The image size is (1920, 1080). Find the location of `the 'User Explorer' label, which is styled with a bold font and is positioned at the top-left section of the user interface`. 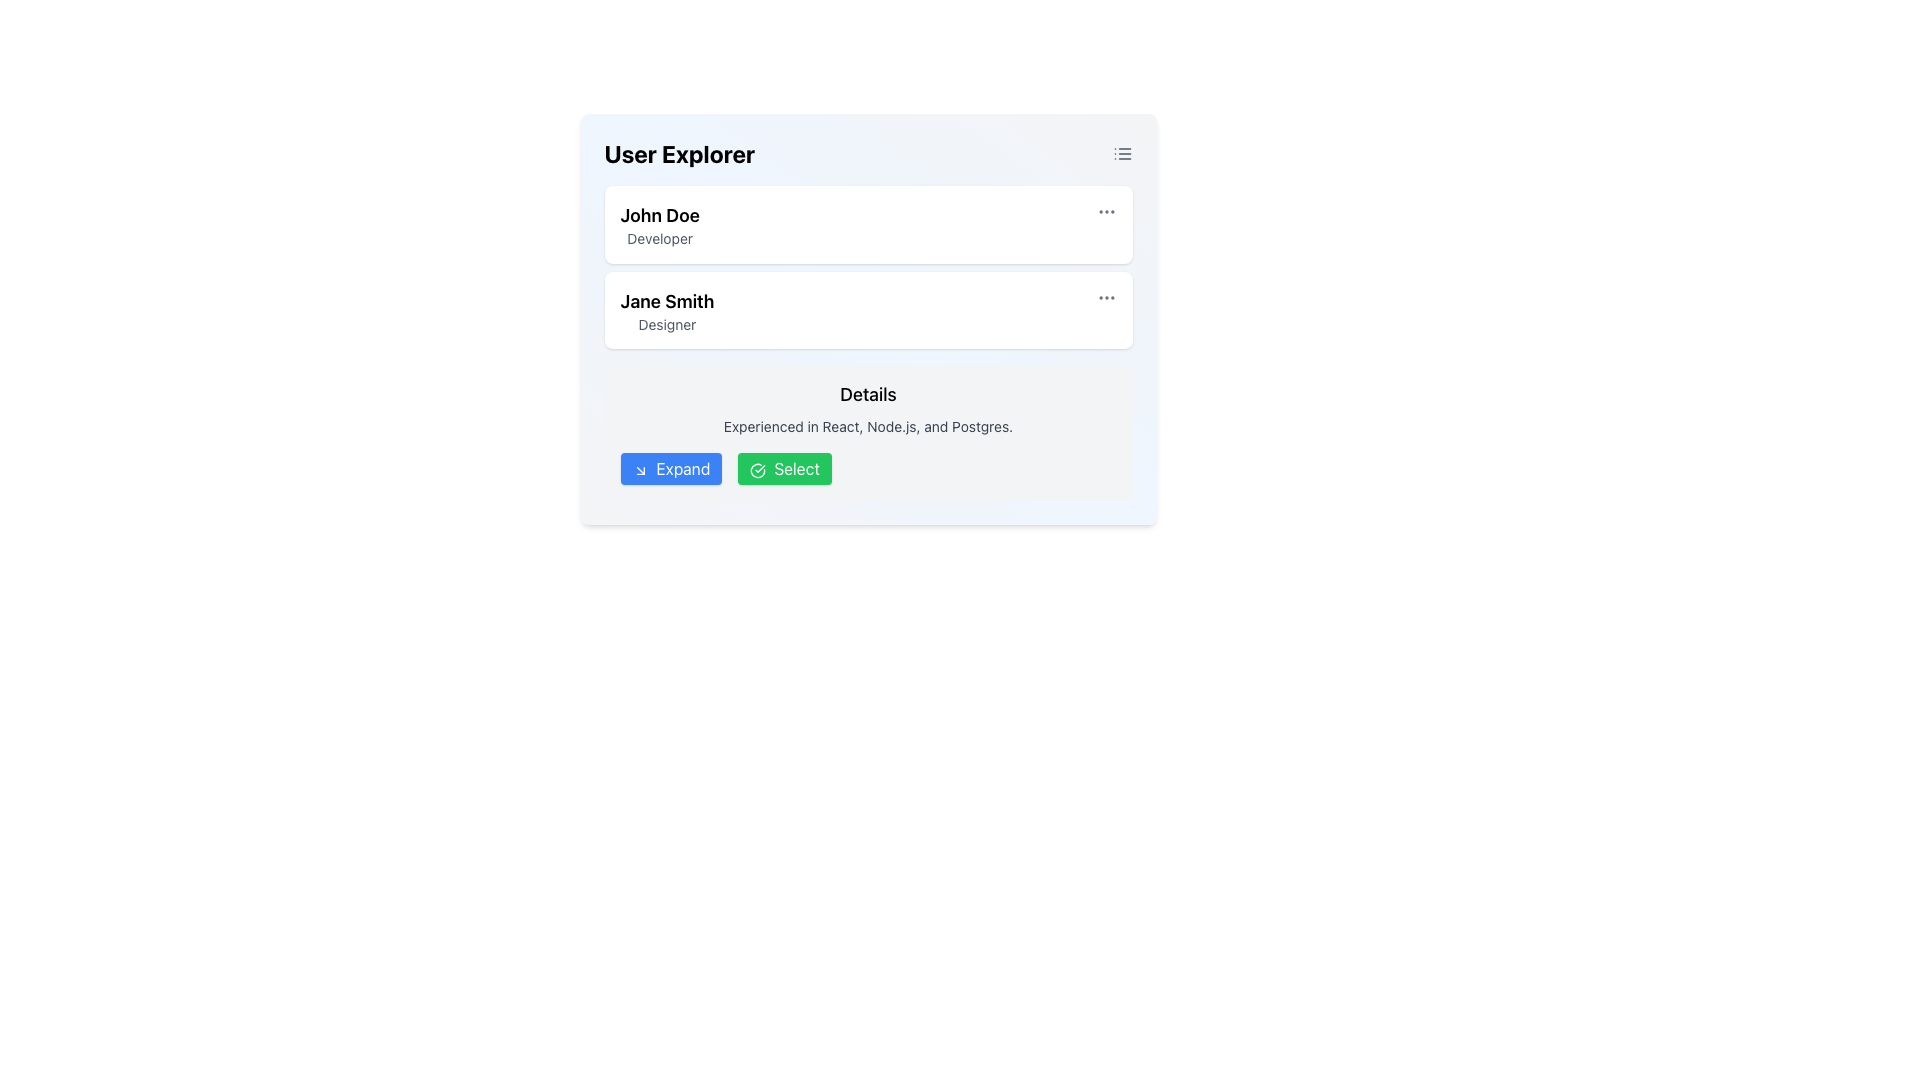

the 'User Explorer' label, which is styled with a bold font and is positioned at the top-left section of the user interface is located at coordinates (679, 153).